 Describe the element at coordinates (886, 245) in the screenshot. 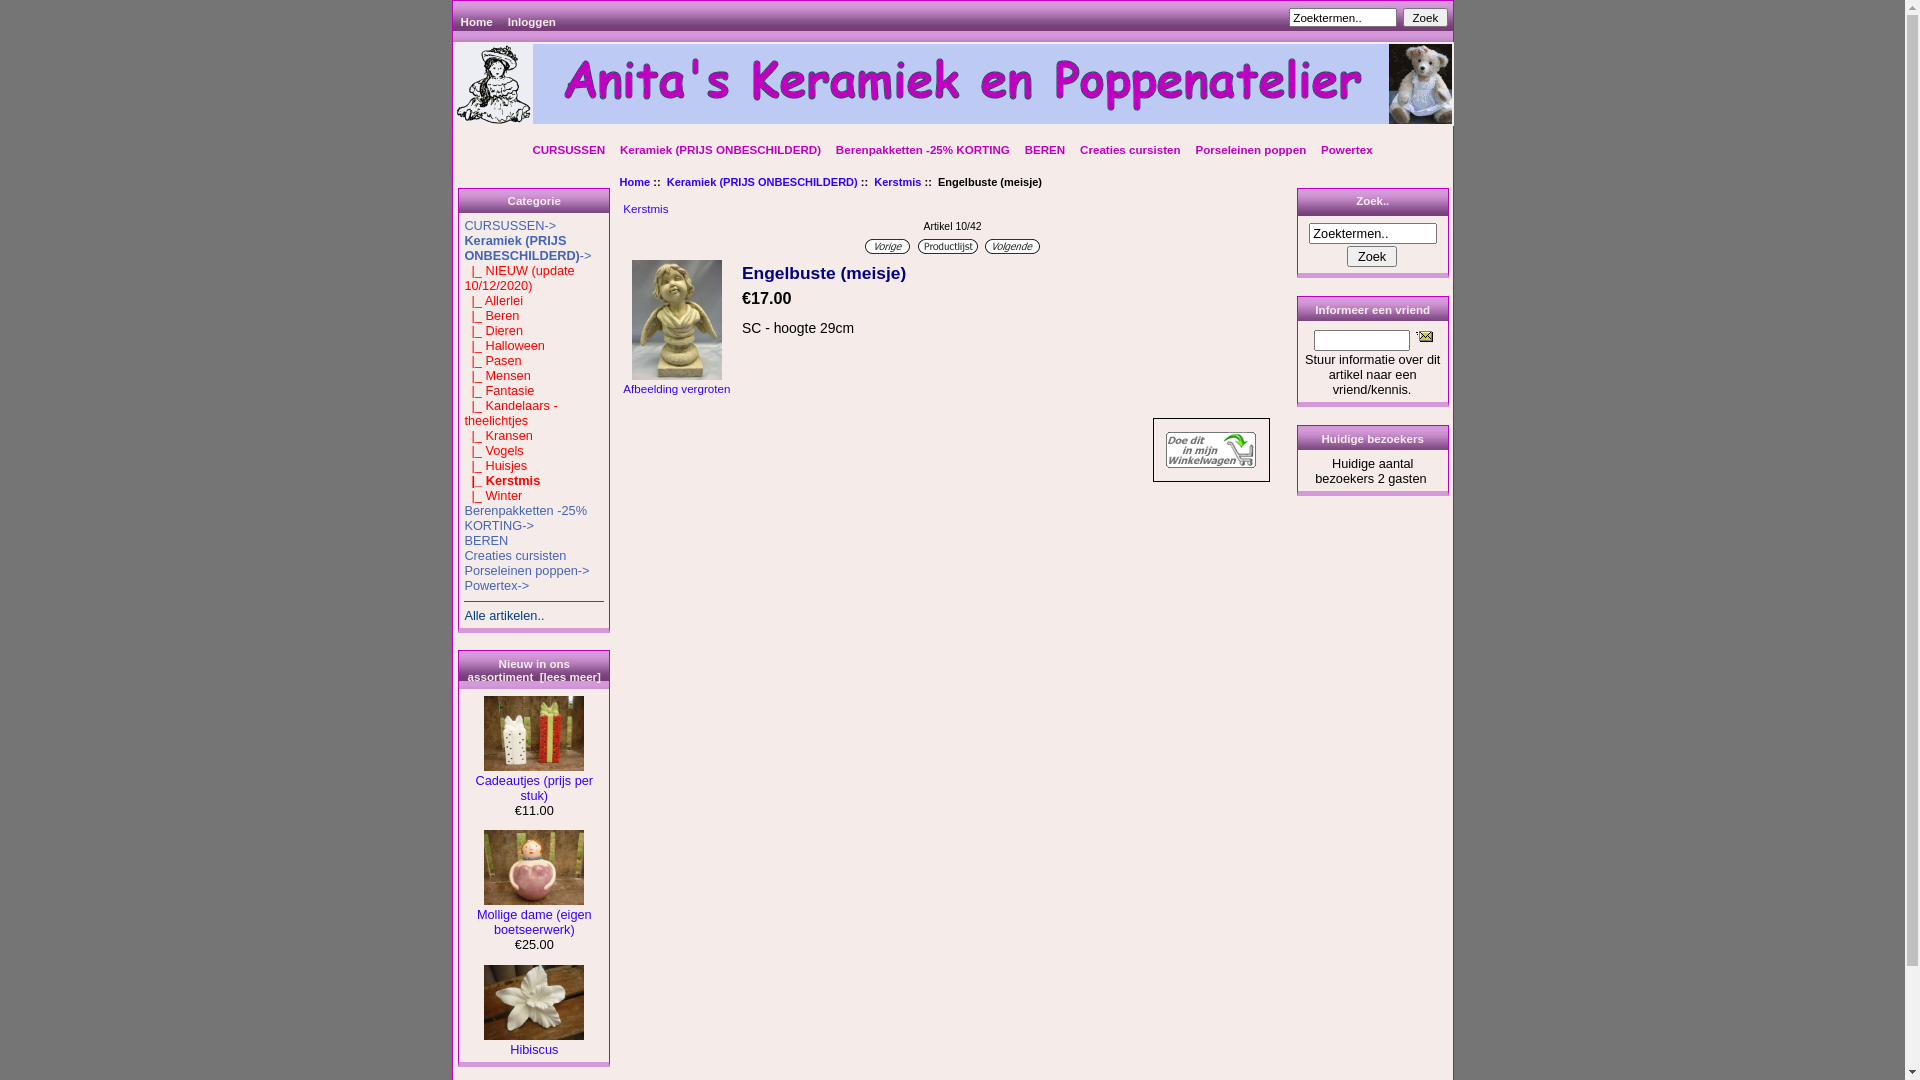

I see `' Vorige '` at that location.